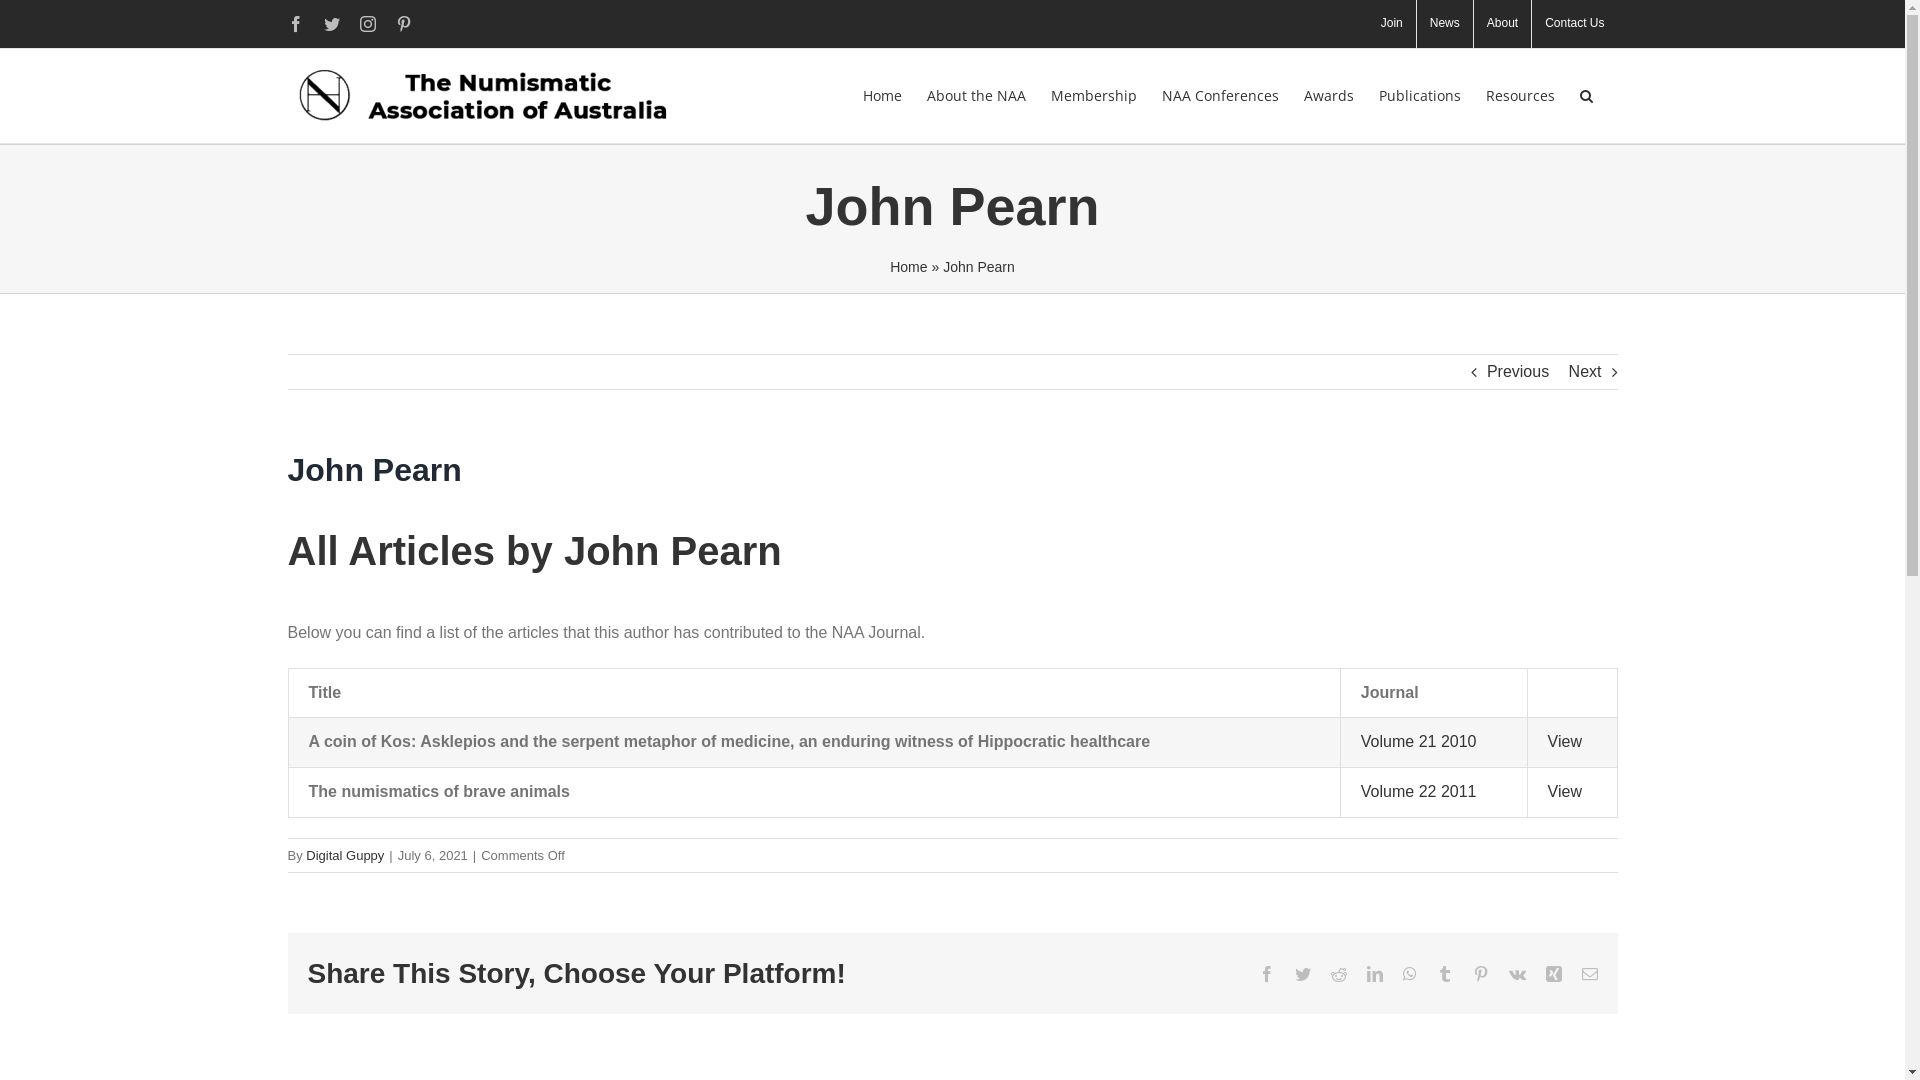 This screenshot has height=1080, width=1920. Describe the element at coordinates (1219, 96) in the screenshot. I see `'NAA Conferences'` at that location.